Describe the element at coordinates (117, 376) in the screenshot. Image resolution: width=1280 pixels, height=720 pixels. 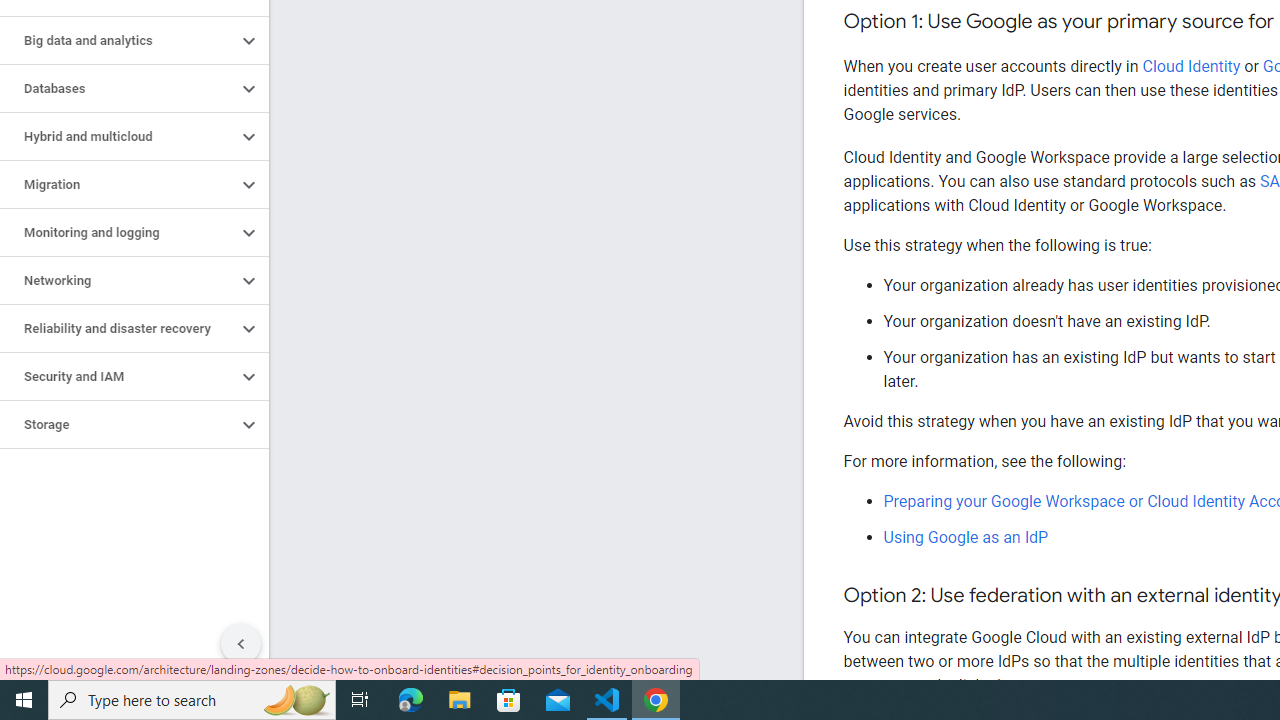
I see `'Security and IAM'` at that location.